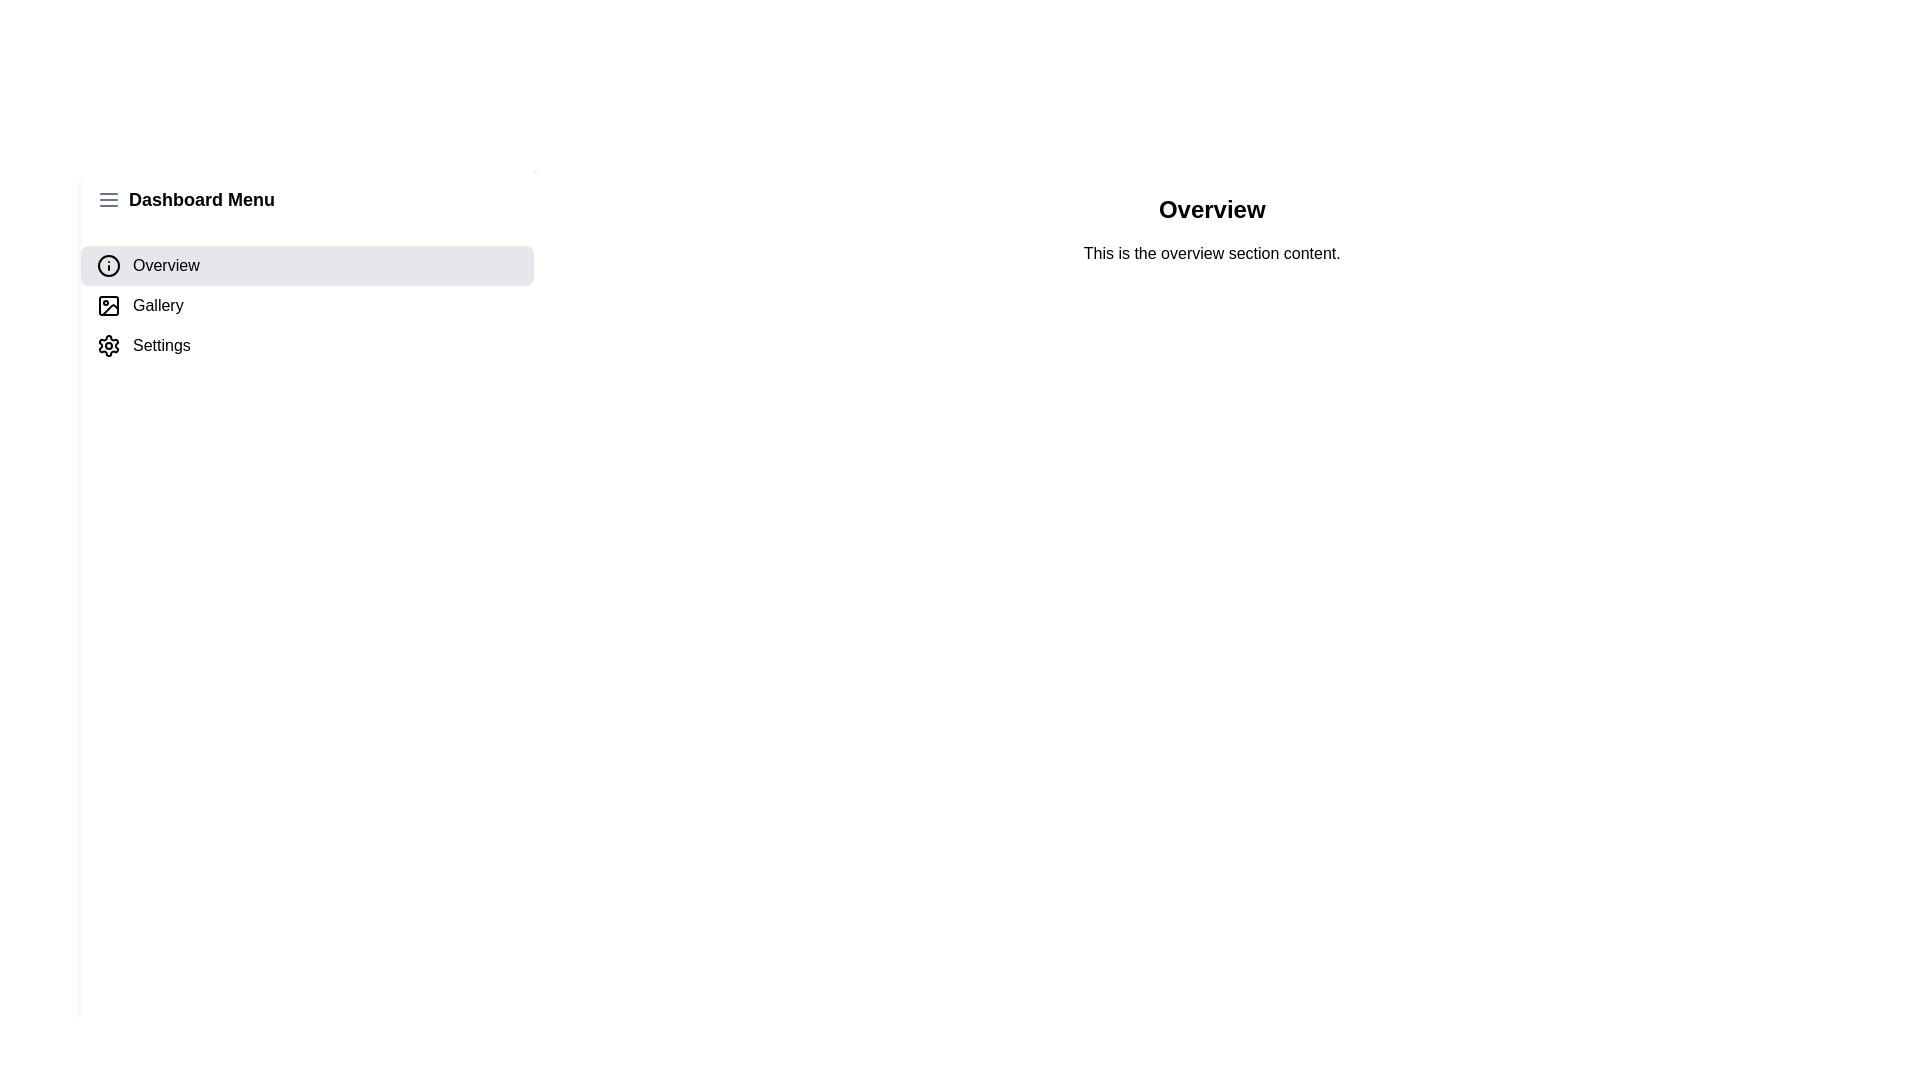 The width and height of the screenshot is (1920, 1080). What do you see at coordinates (306, 345) in the screenshot?
I see `the menu item corresponding to Settings` at bounding box center [306, 345].